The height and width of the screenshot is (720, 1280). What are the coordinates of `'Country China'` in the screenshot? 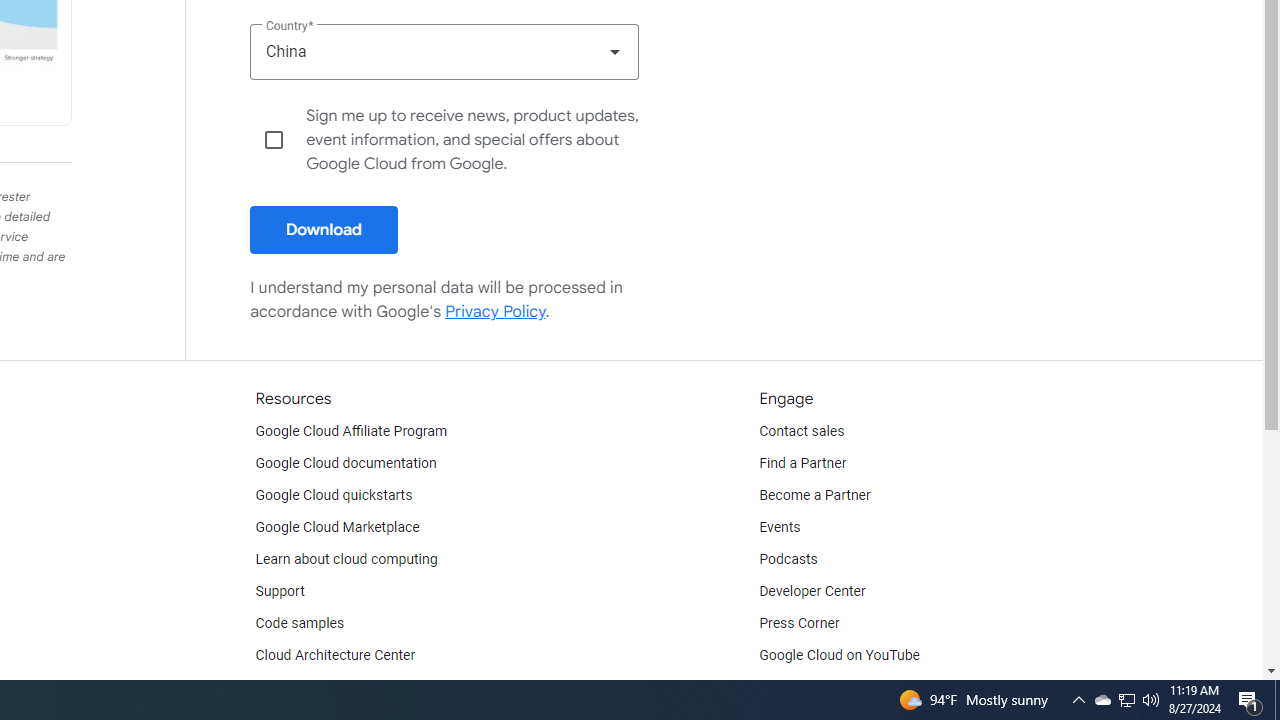 It's located at (443, 50).